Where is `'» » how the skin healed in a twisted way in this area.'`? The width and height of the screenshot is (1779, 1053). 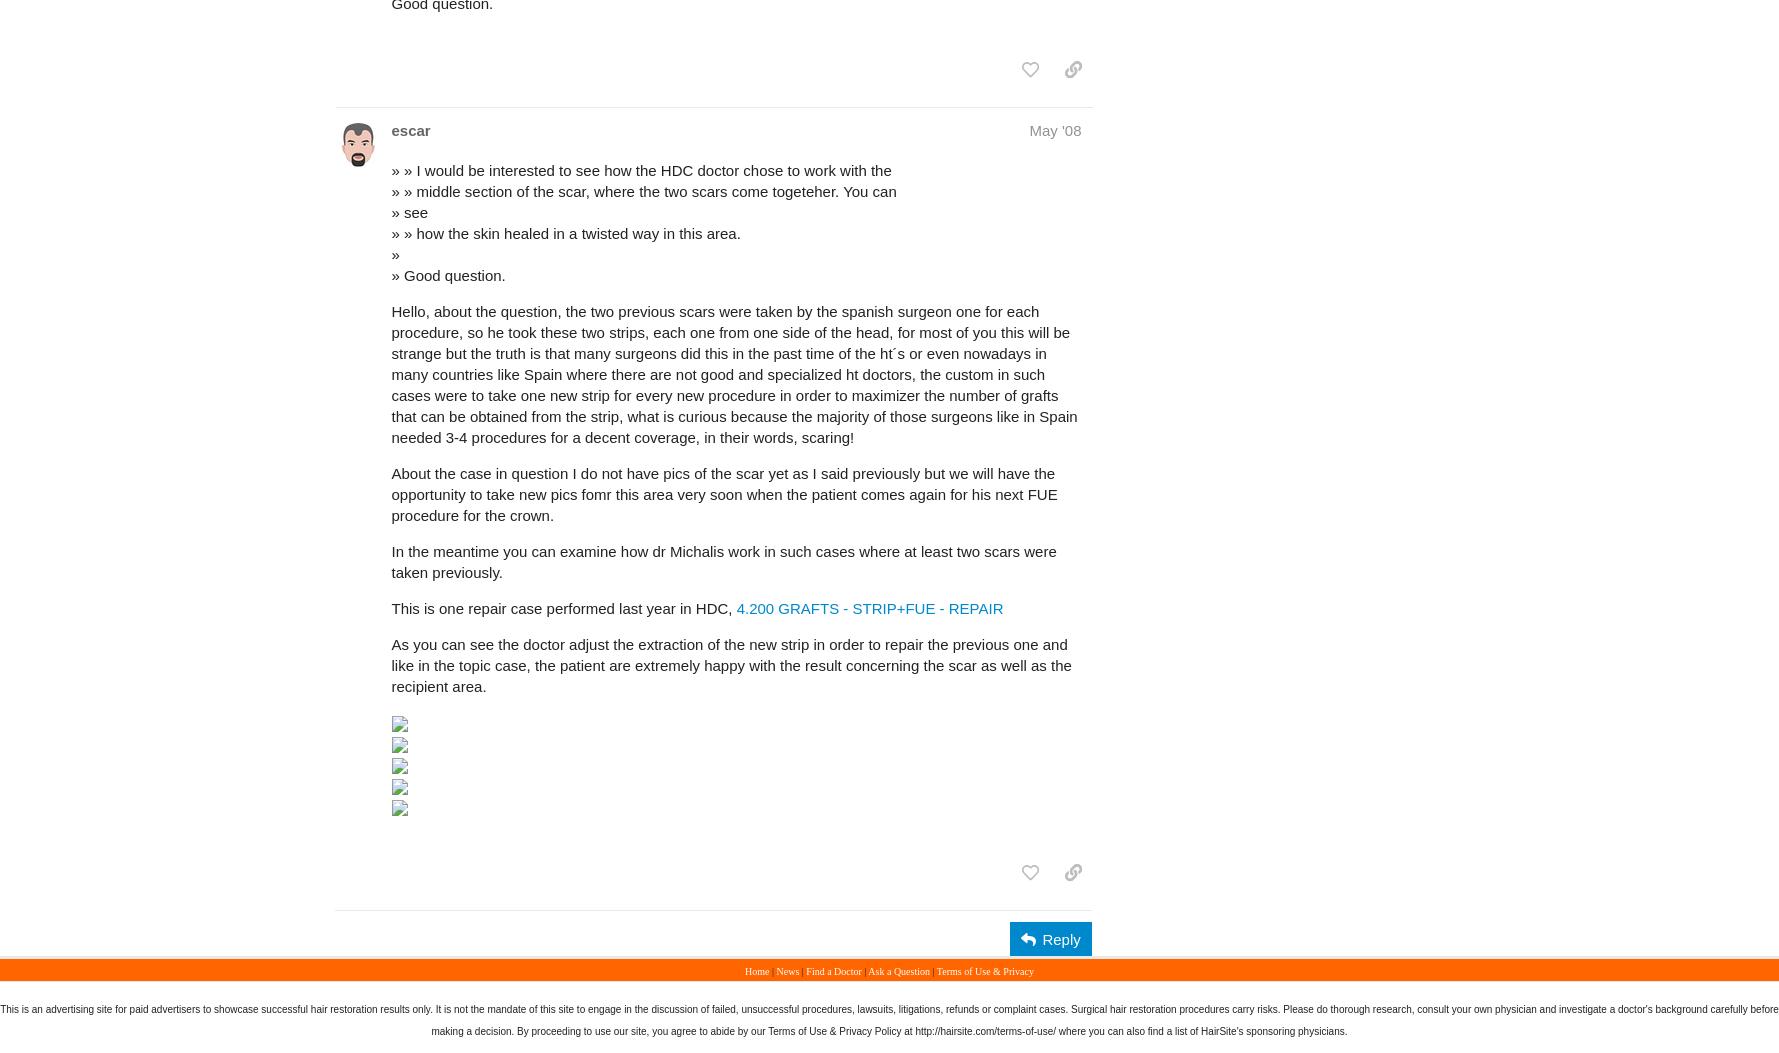 '» » how the skin healed in a twisted way in this area.' is located at coordinates (390, 232).